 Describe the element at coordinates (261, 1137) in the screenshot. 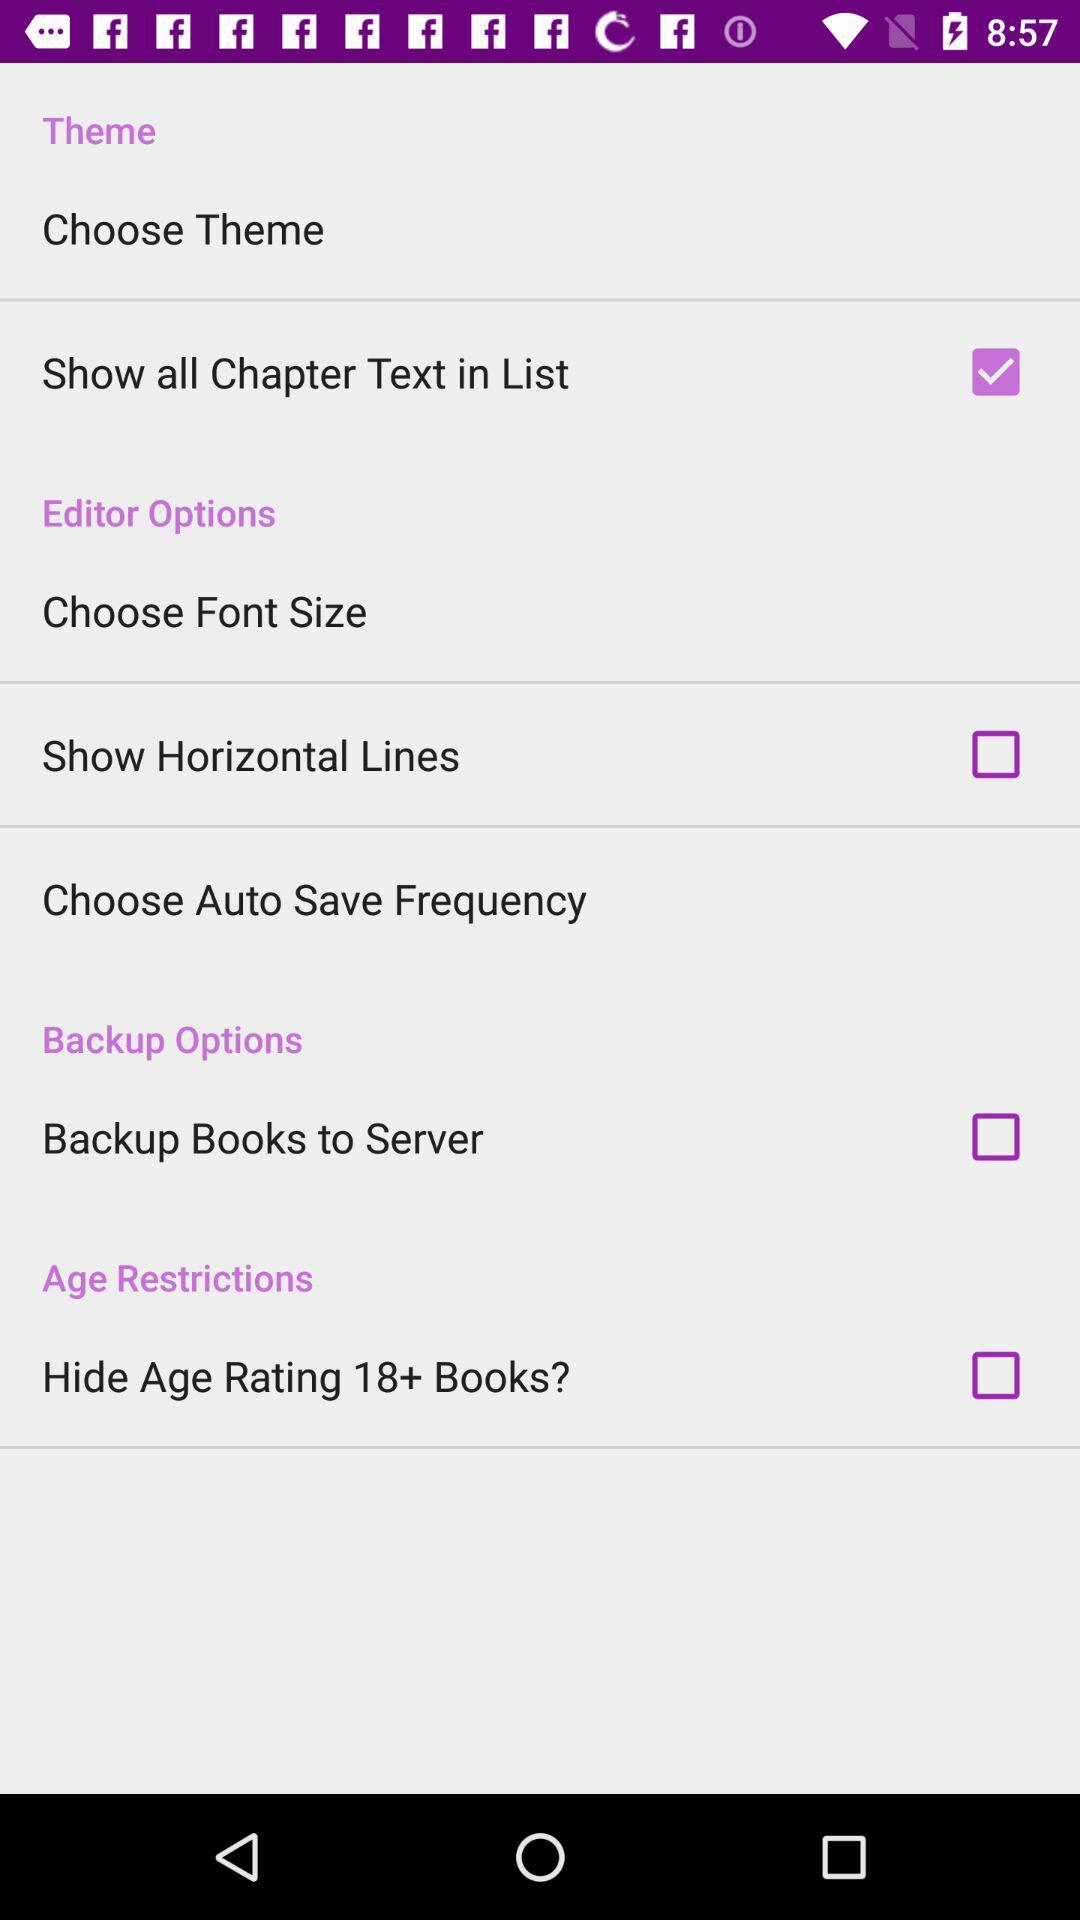

I see `the icon below backup options app` at that location.